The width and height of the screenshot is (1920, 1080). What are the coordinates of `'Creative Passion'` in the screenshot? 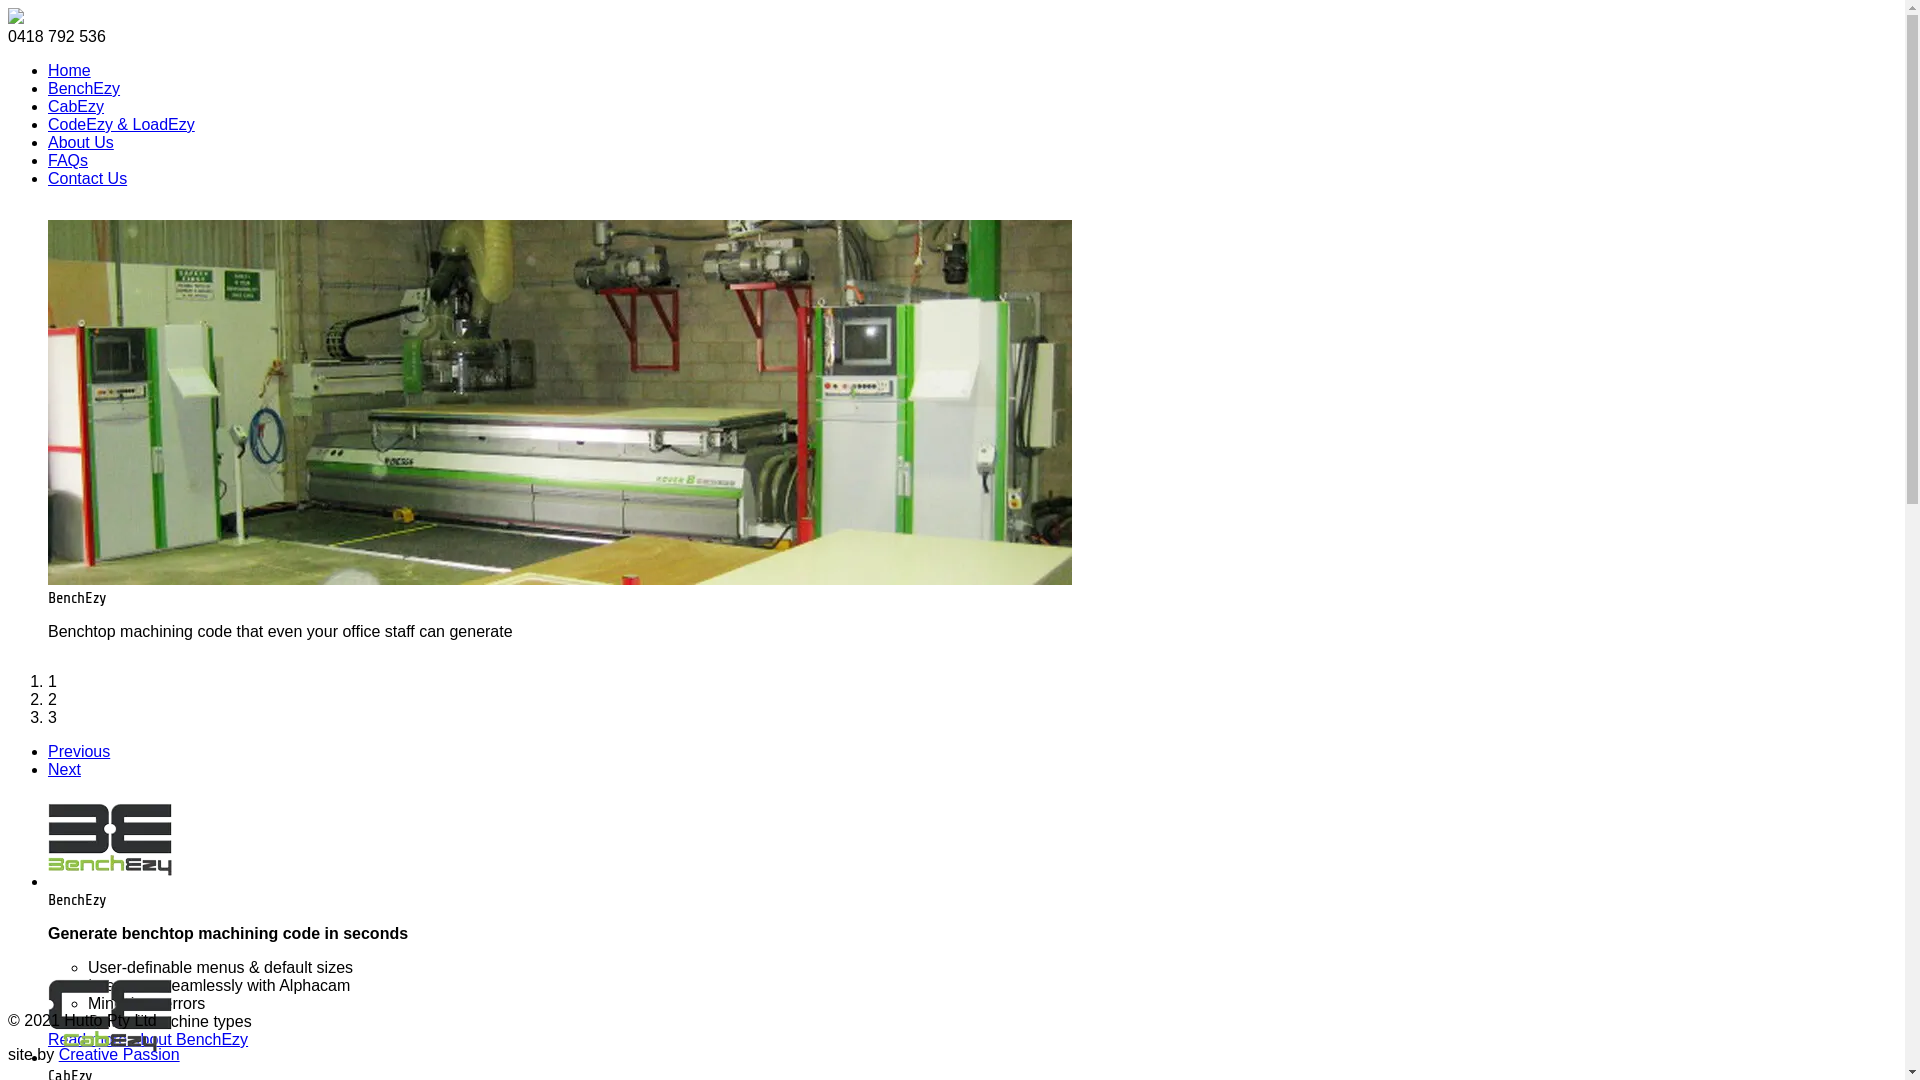 It's located at (118, 1053).